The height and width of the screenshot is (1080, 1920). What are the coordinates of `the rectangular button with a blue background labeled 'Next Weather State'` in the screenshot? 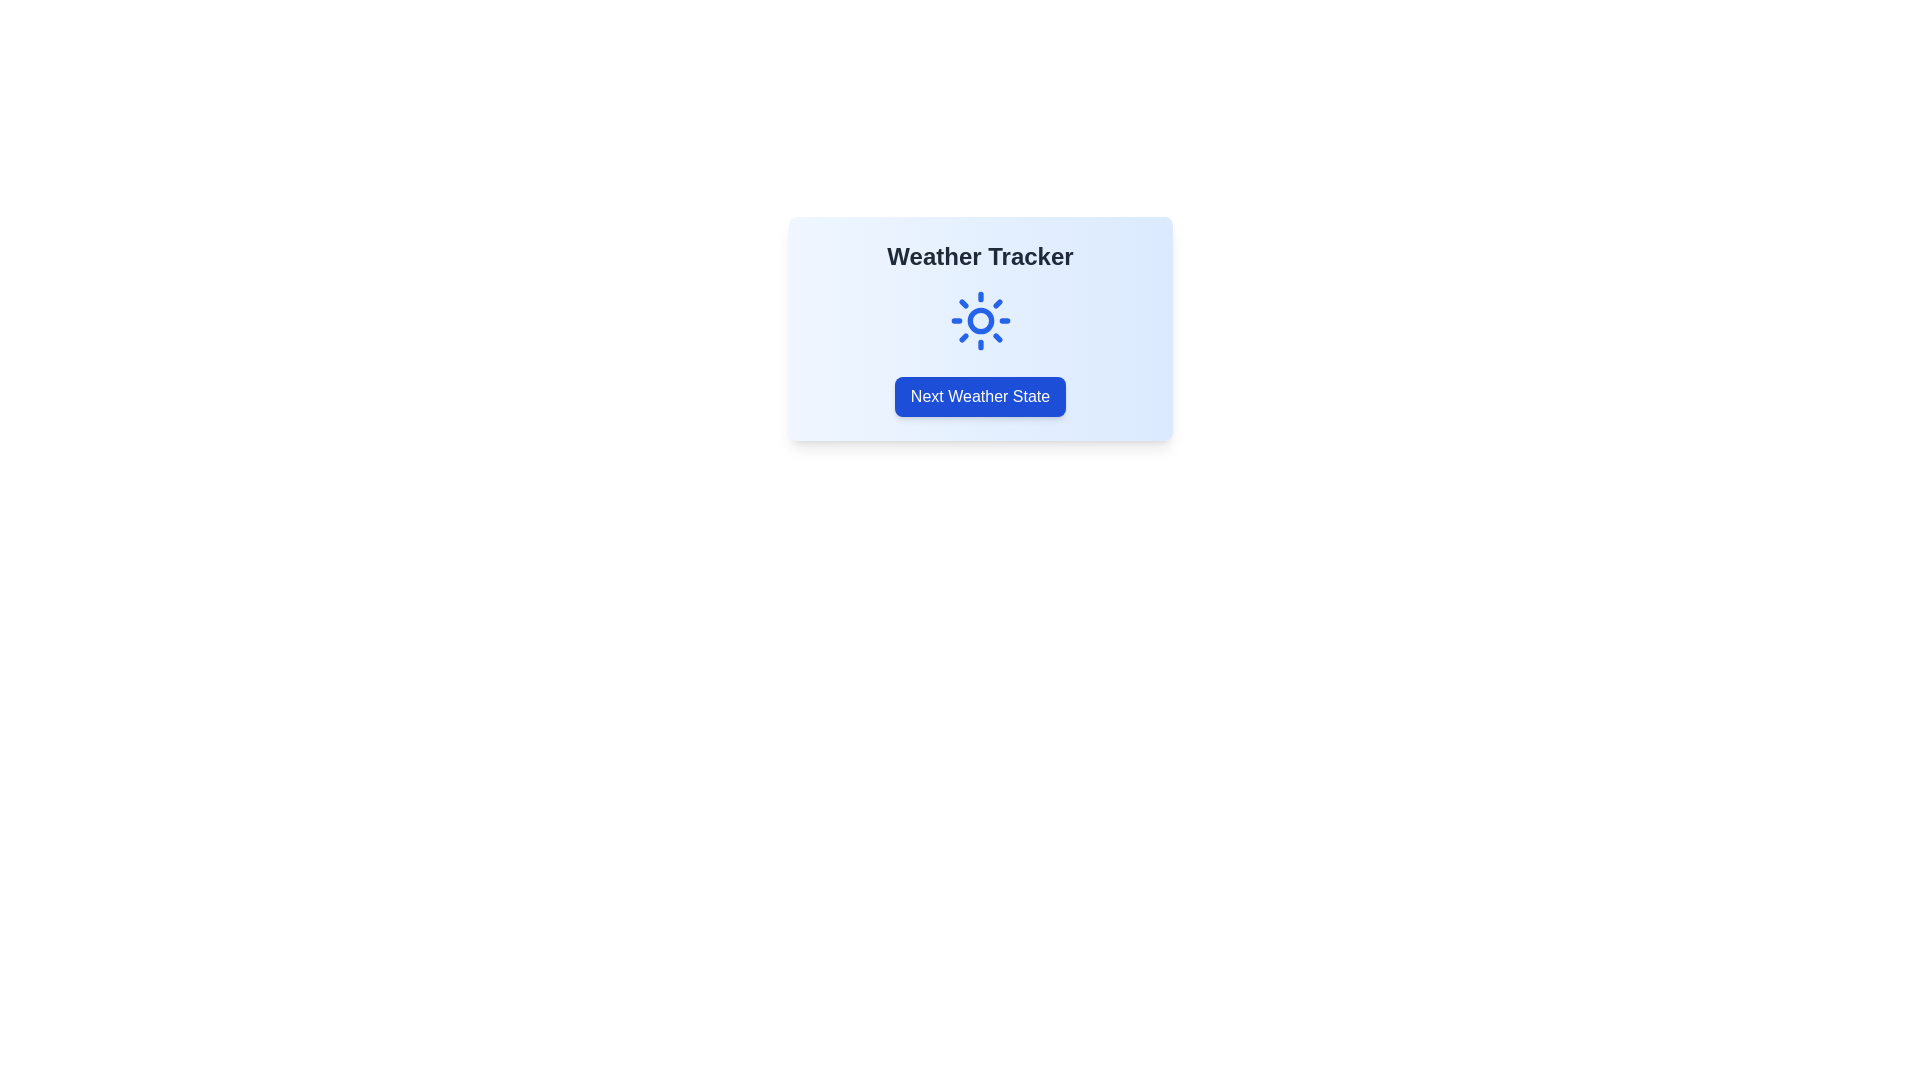 It's located at (980, 397).